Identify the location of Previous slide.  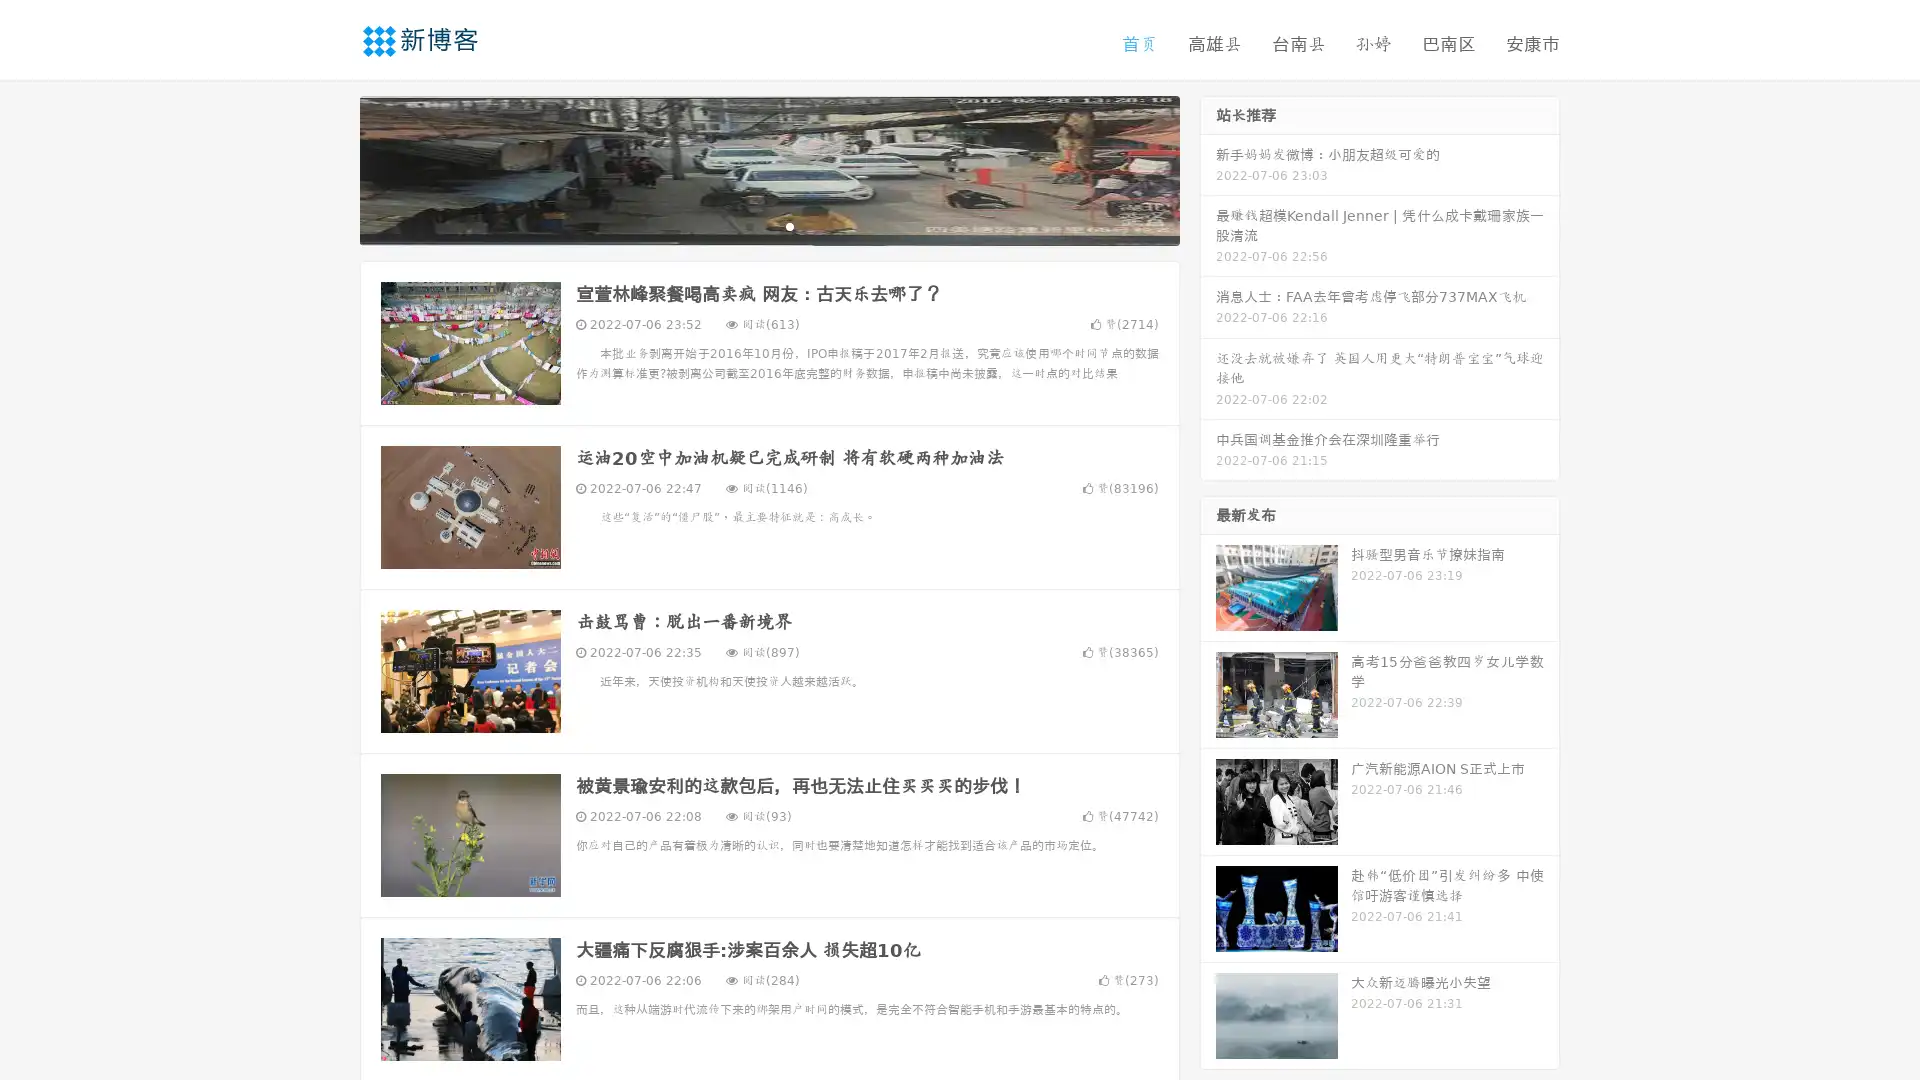
(330, 168).